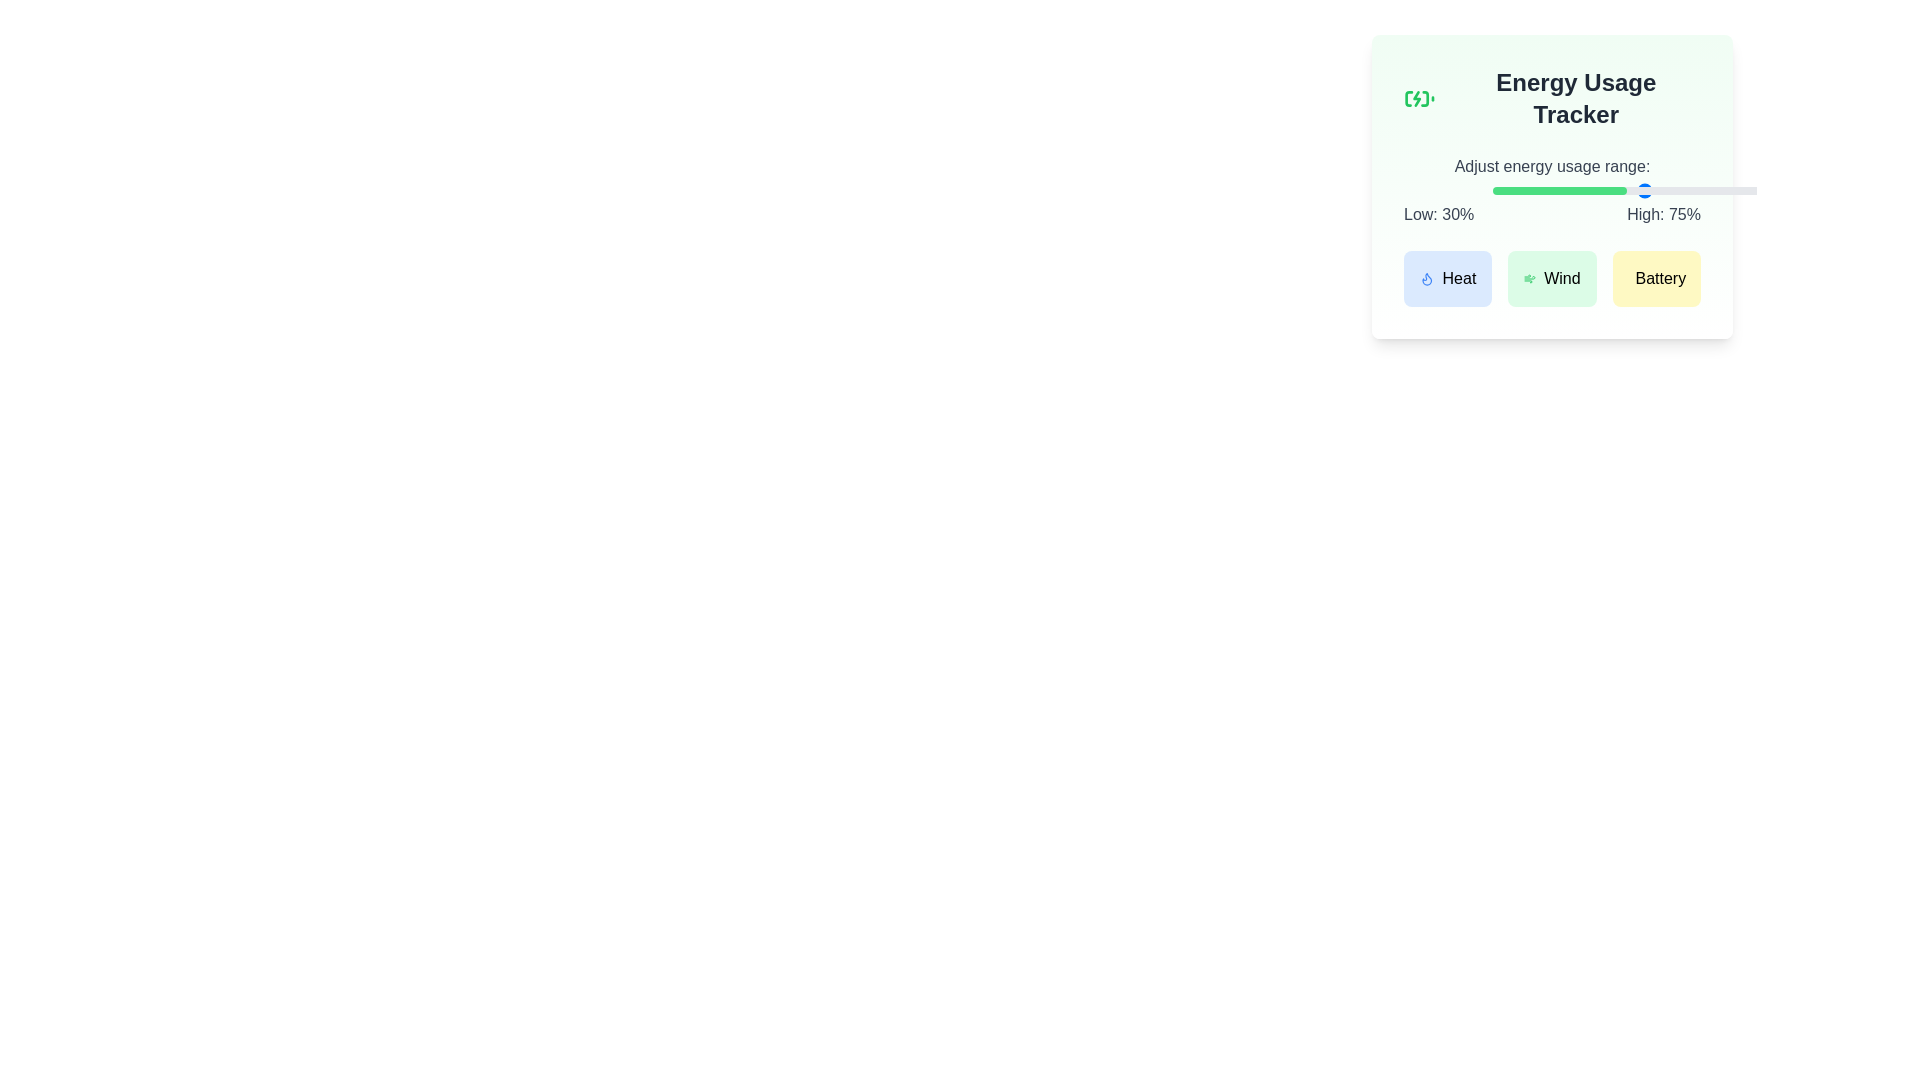 Image resolution: width=1920 pixels, height=1080 pixels. What do you see at coordinates (1424, 99) in the screenshot?
I see `right segment of the battery charging SVG icon for development purposes` at bounding box center [1424, 99].